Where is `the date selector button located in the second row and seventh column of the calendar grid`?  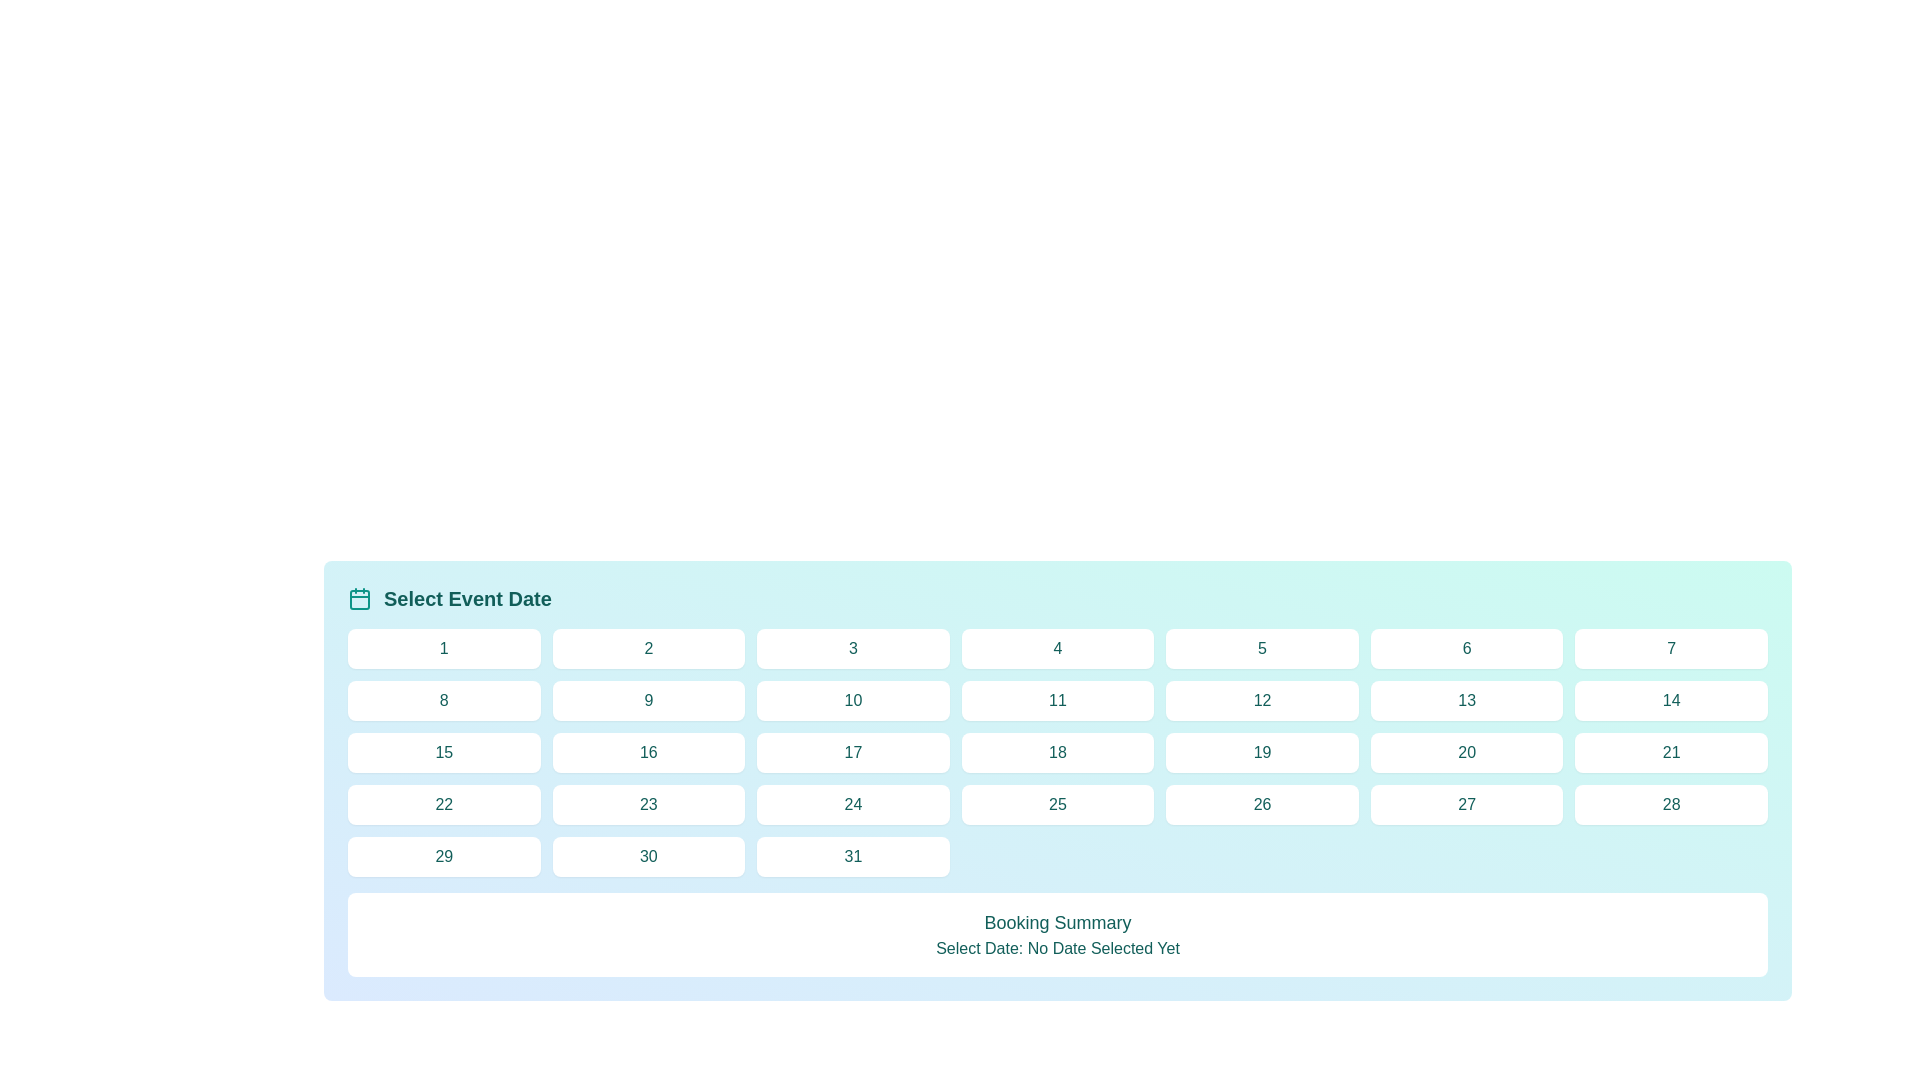
the date selector button located in the second row and seventh column of the calendar grid is located at coordinates (1467, 700).